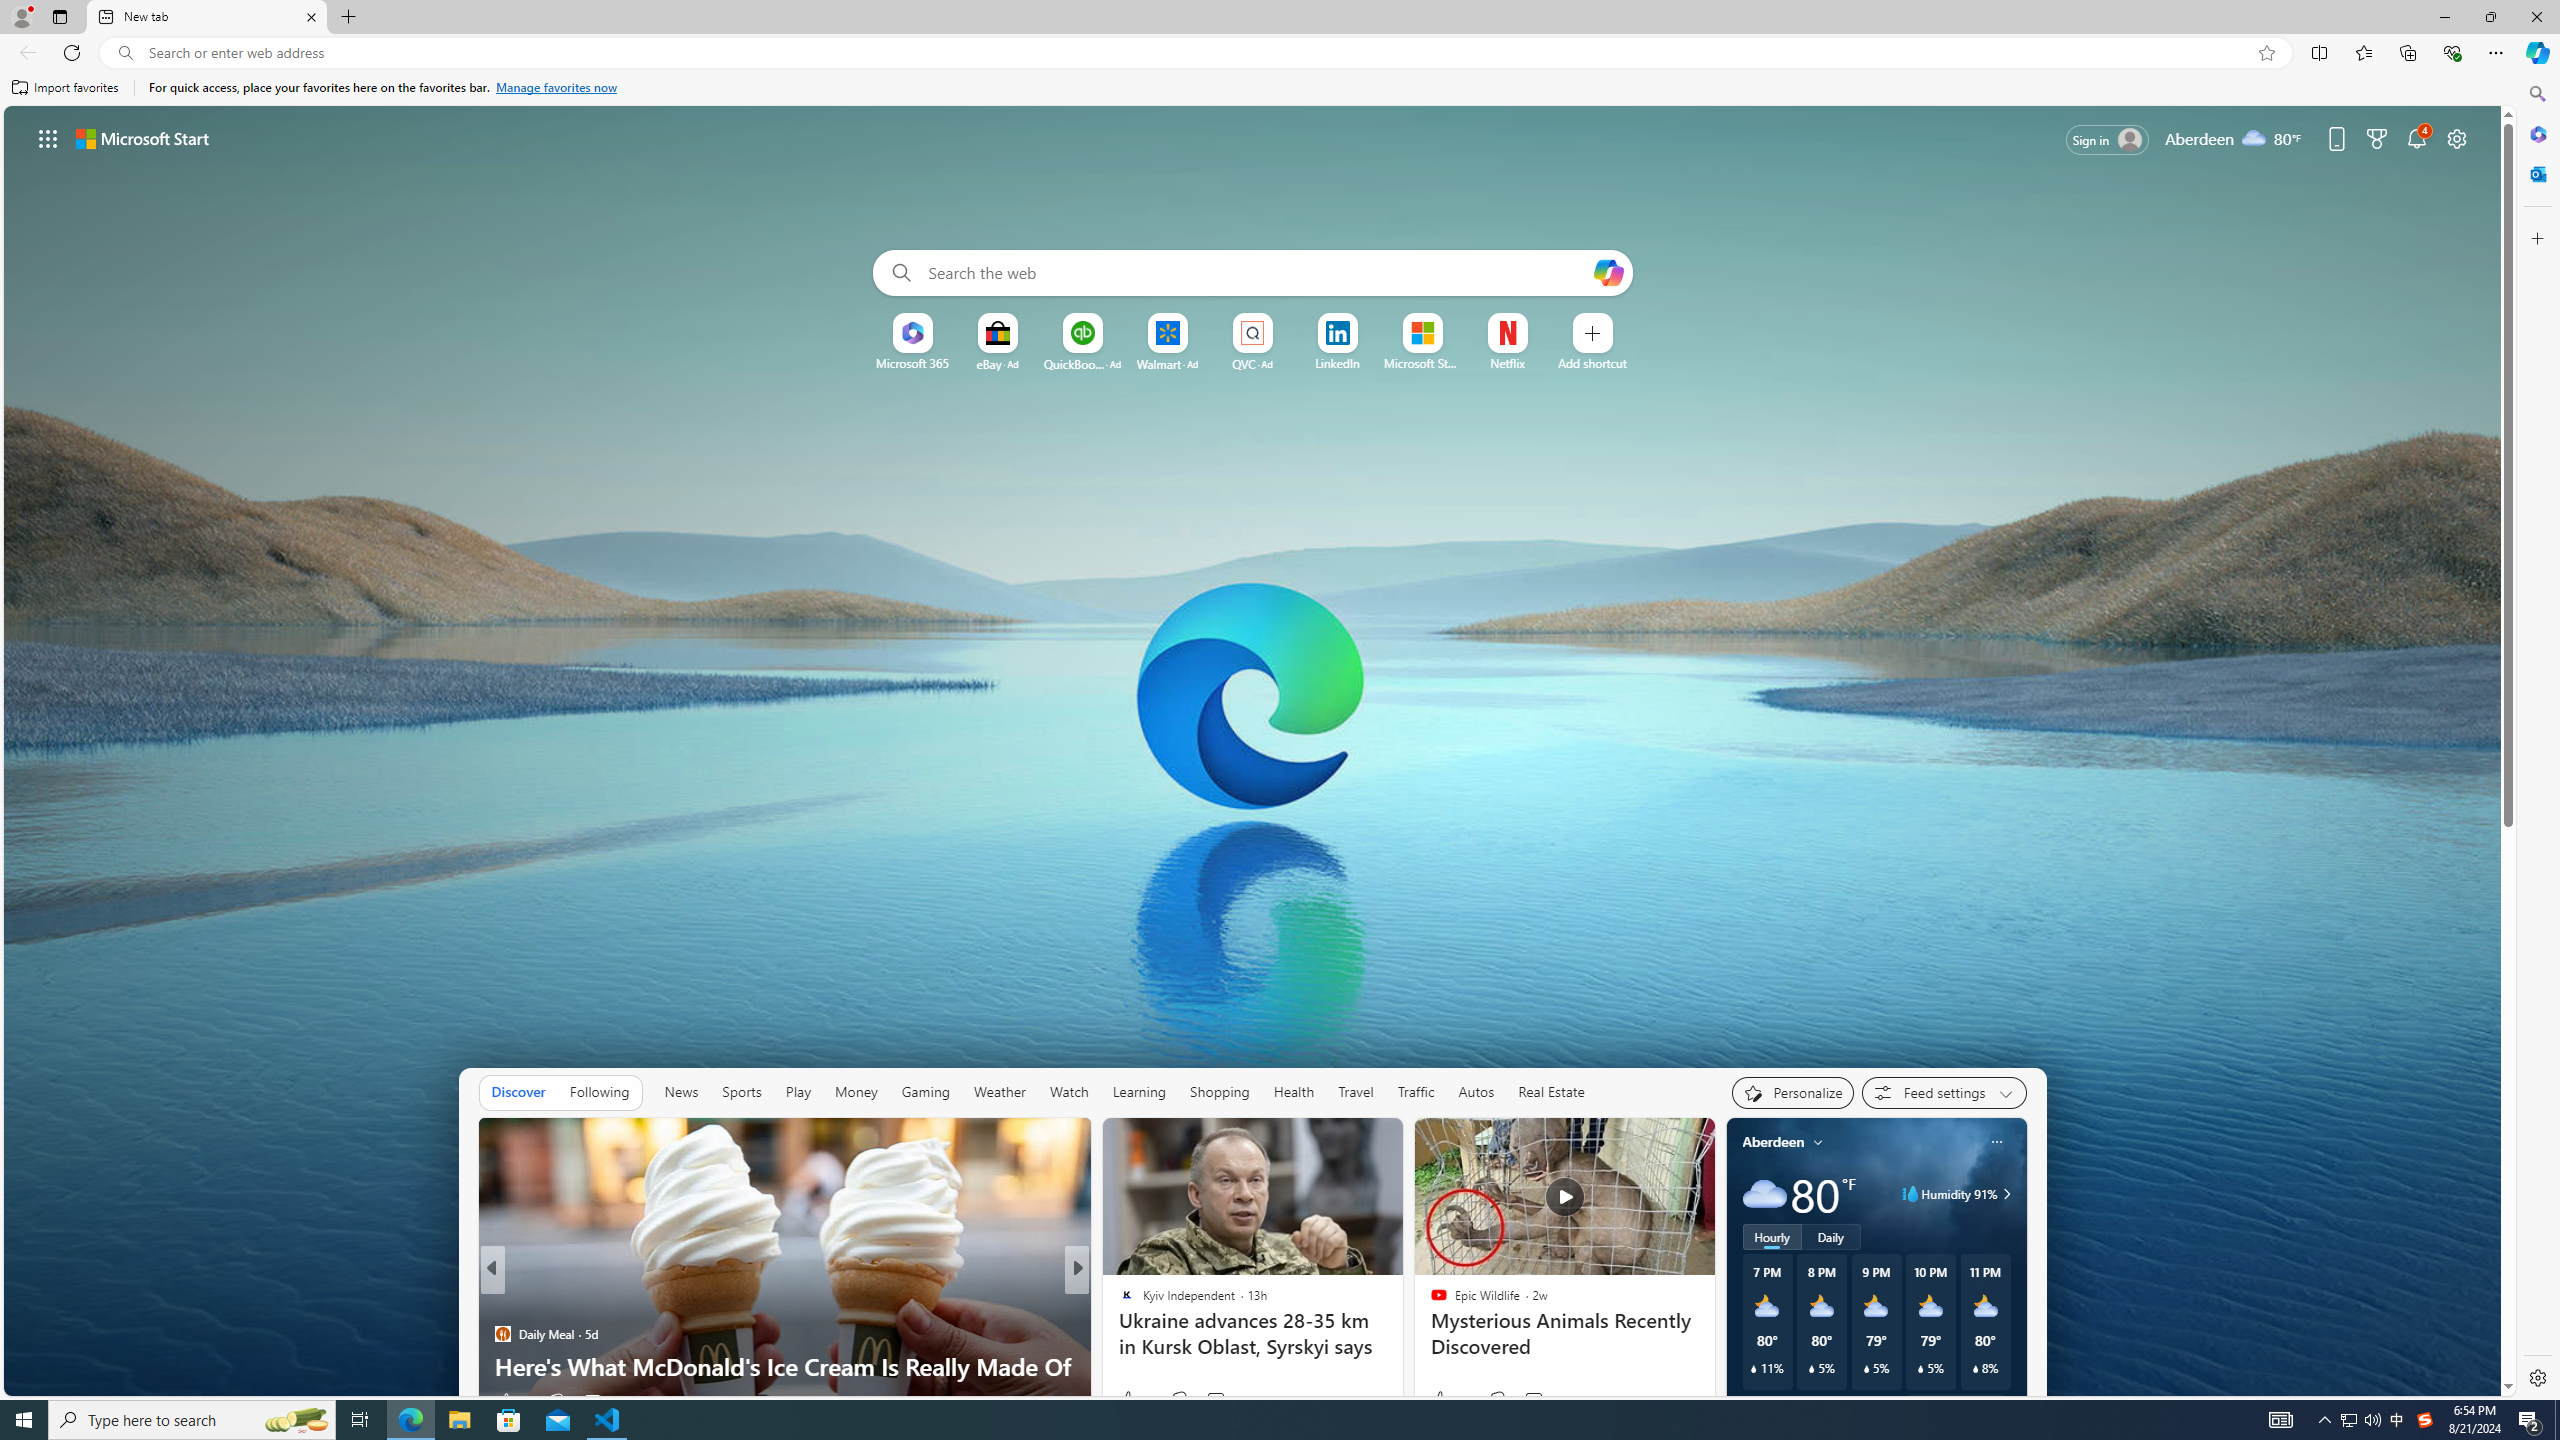  What do you see at coordinates (555, 87) in the screenshot?
I see `'Manage favorites now'` at bounding box center [555, 87].